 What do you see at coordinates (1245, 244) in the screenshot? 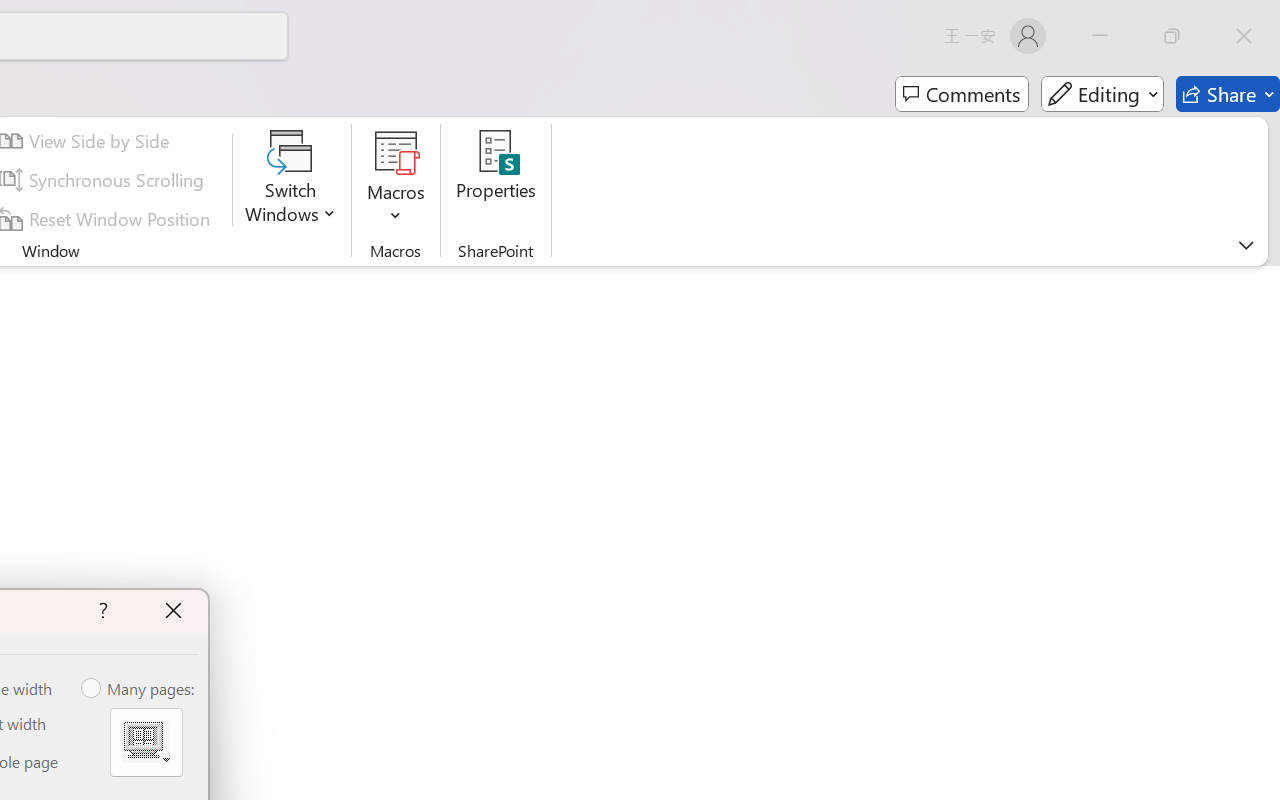
I see `'Ribbon Display Options'` at bounding box center [1245, 244].